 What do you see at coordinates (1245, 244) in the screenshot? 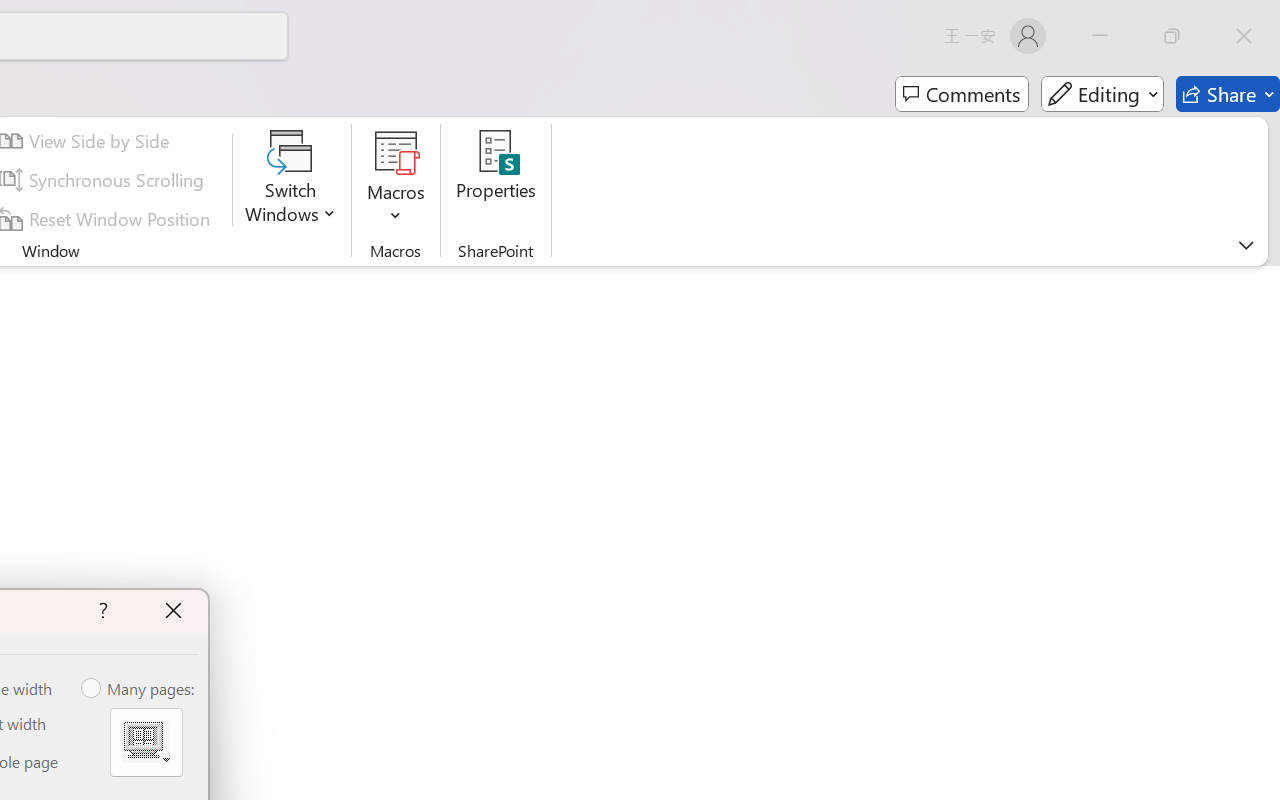
I see `'Ribbon Display Options'` at bounding box center [1245, 244].